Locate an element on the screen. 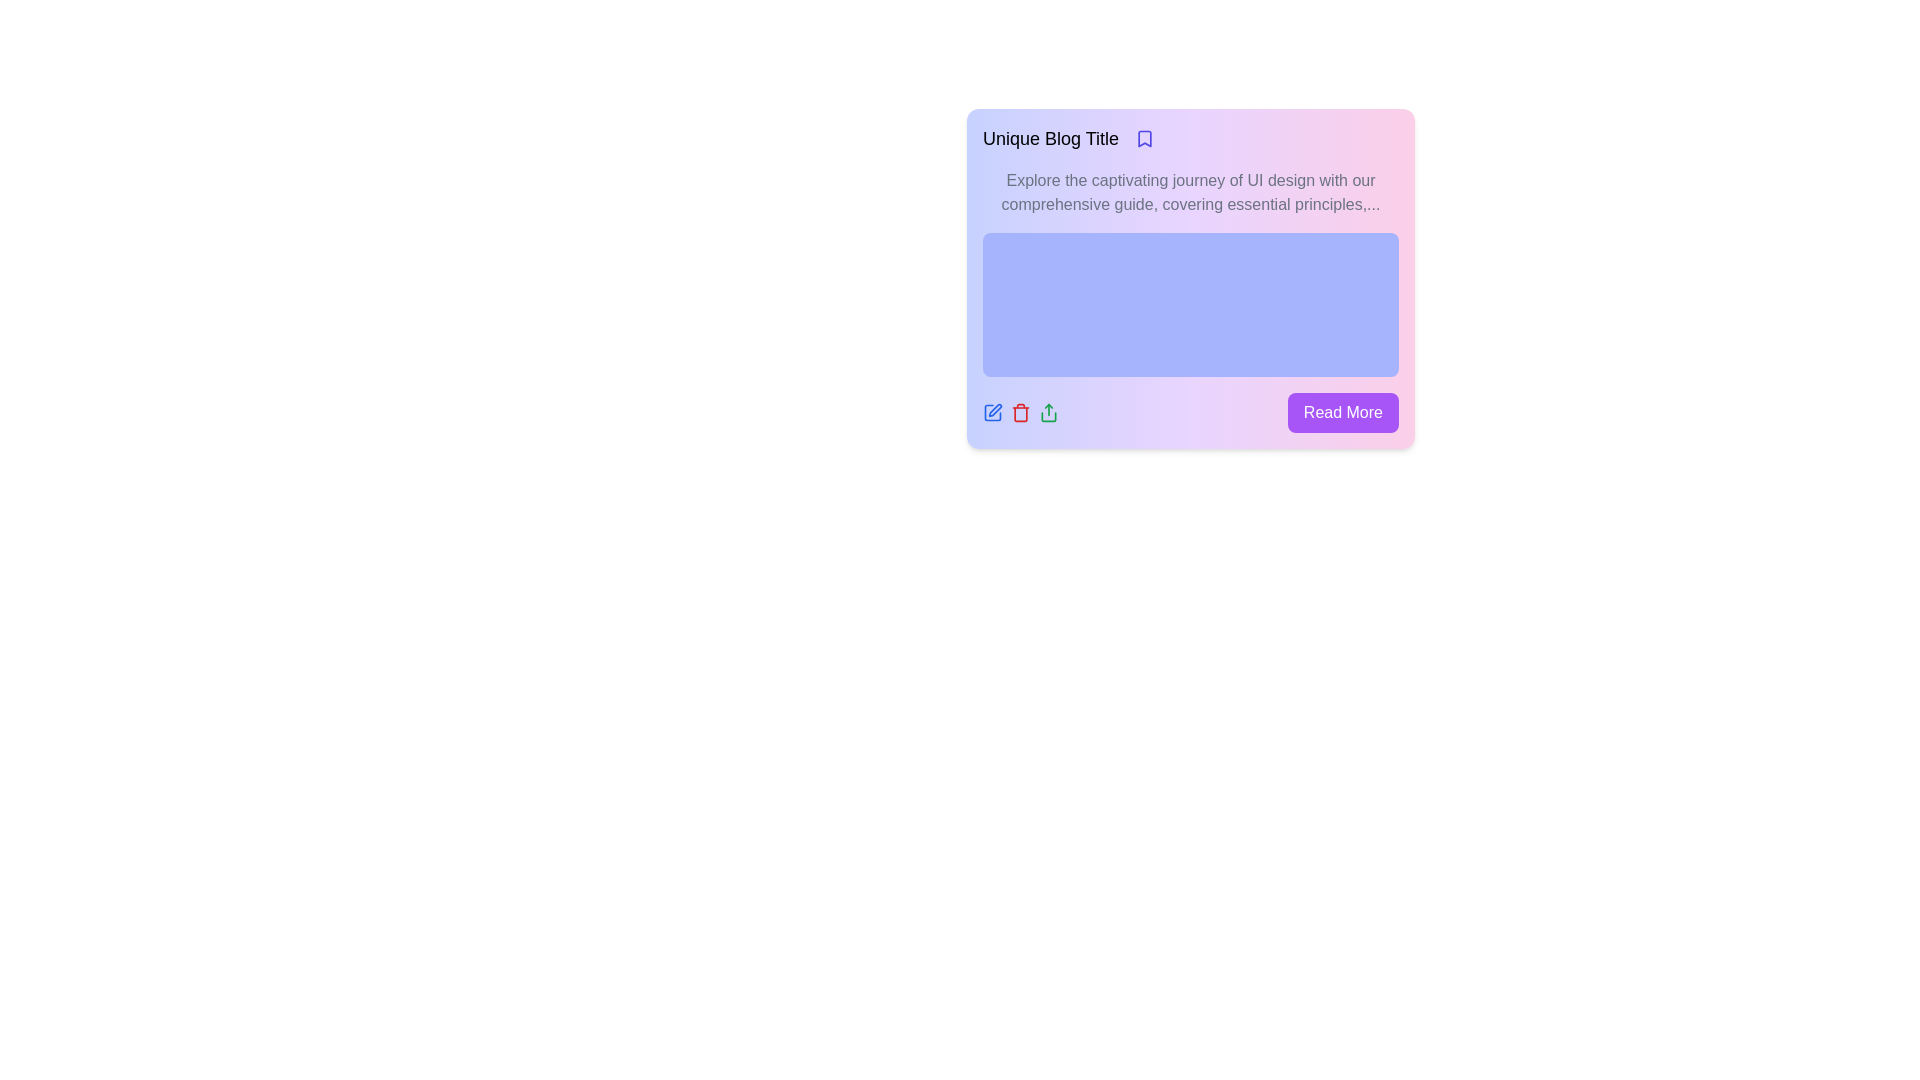 This screenshot has width=1920, height=1080. the text content providing a brief description or preview related to the blog post, located below the title 'Unique Blog Title' and above action buttons is located at coordinates (1190, 192).